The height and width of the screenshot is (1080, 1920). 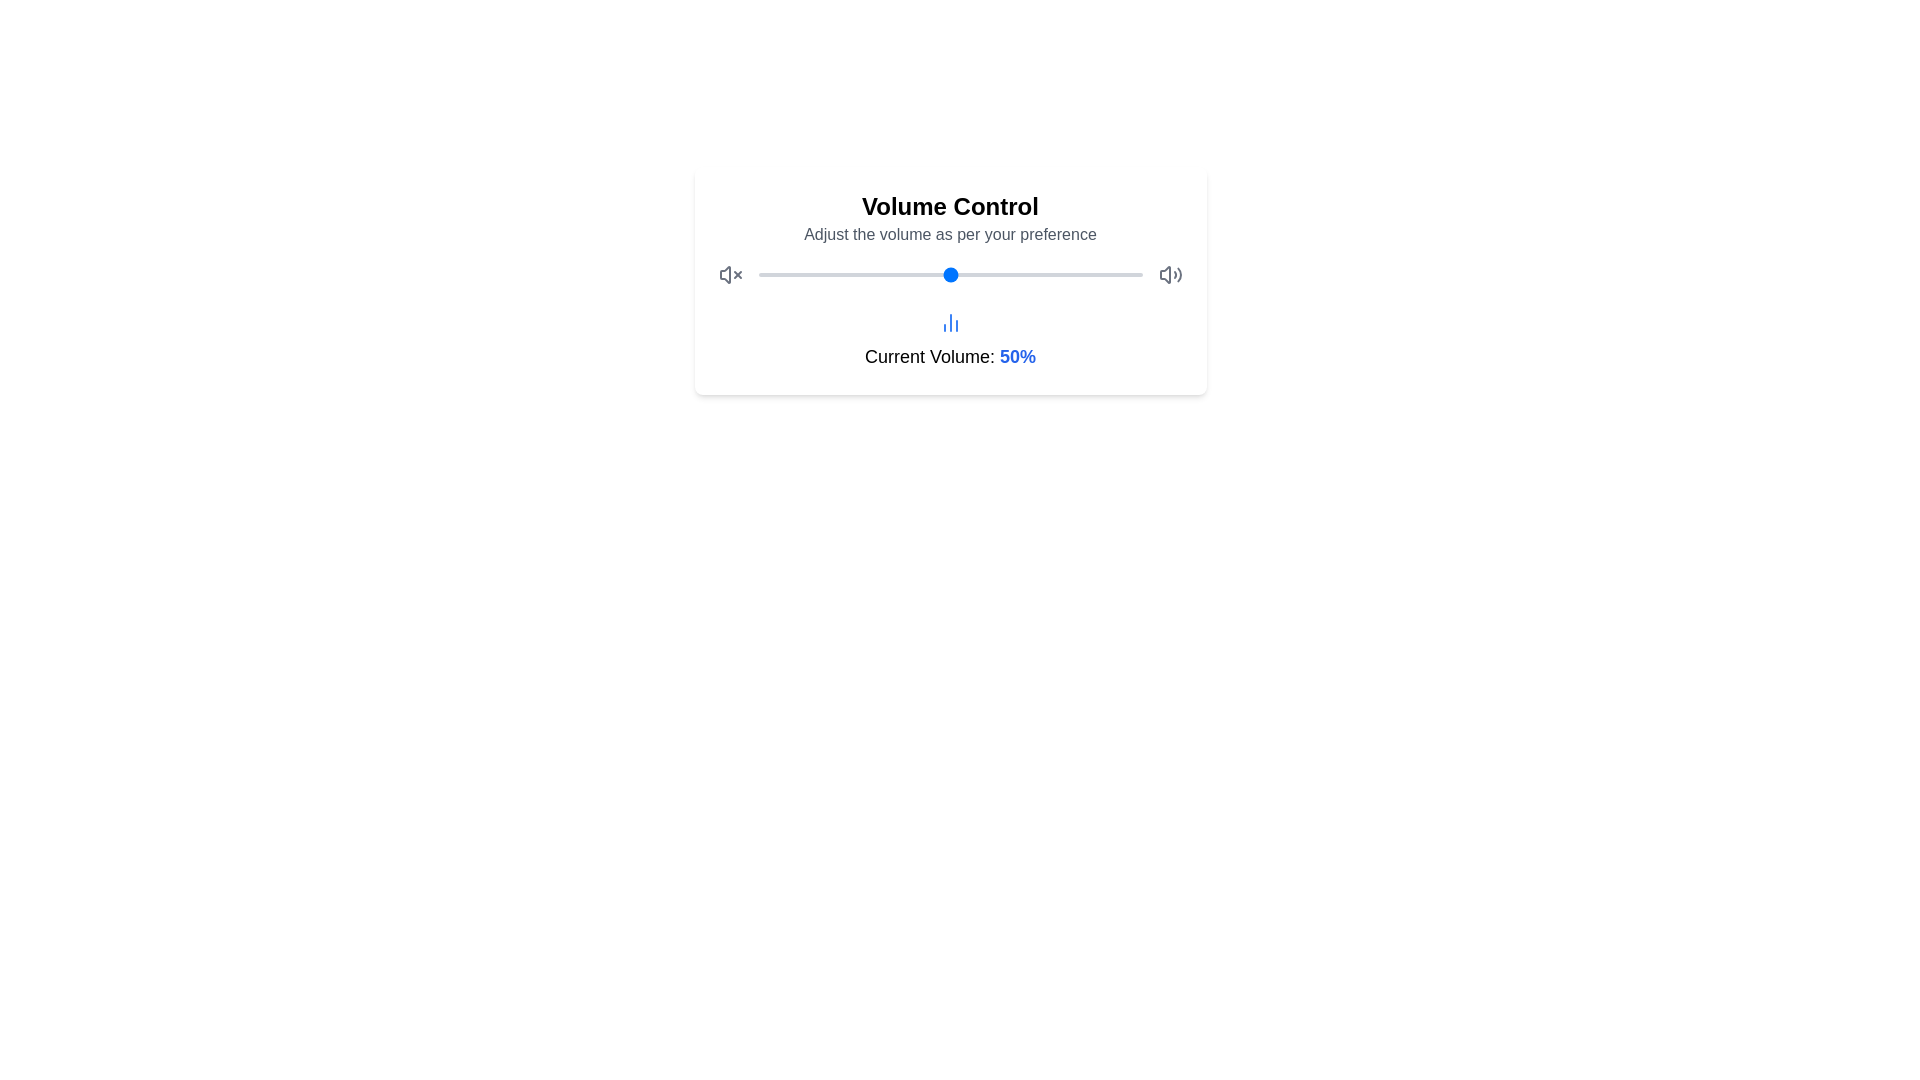 I want to click on the muted volume icon to mute the volume, so click(x=729, y=274).